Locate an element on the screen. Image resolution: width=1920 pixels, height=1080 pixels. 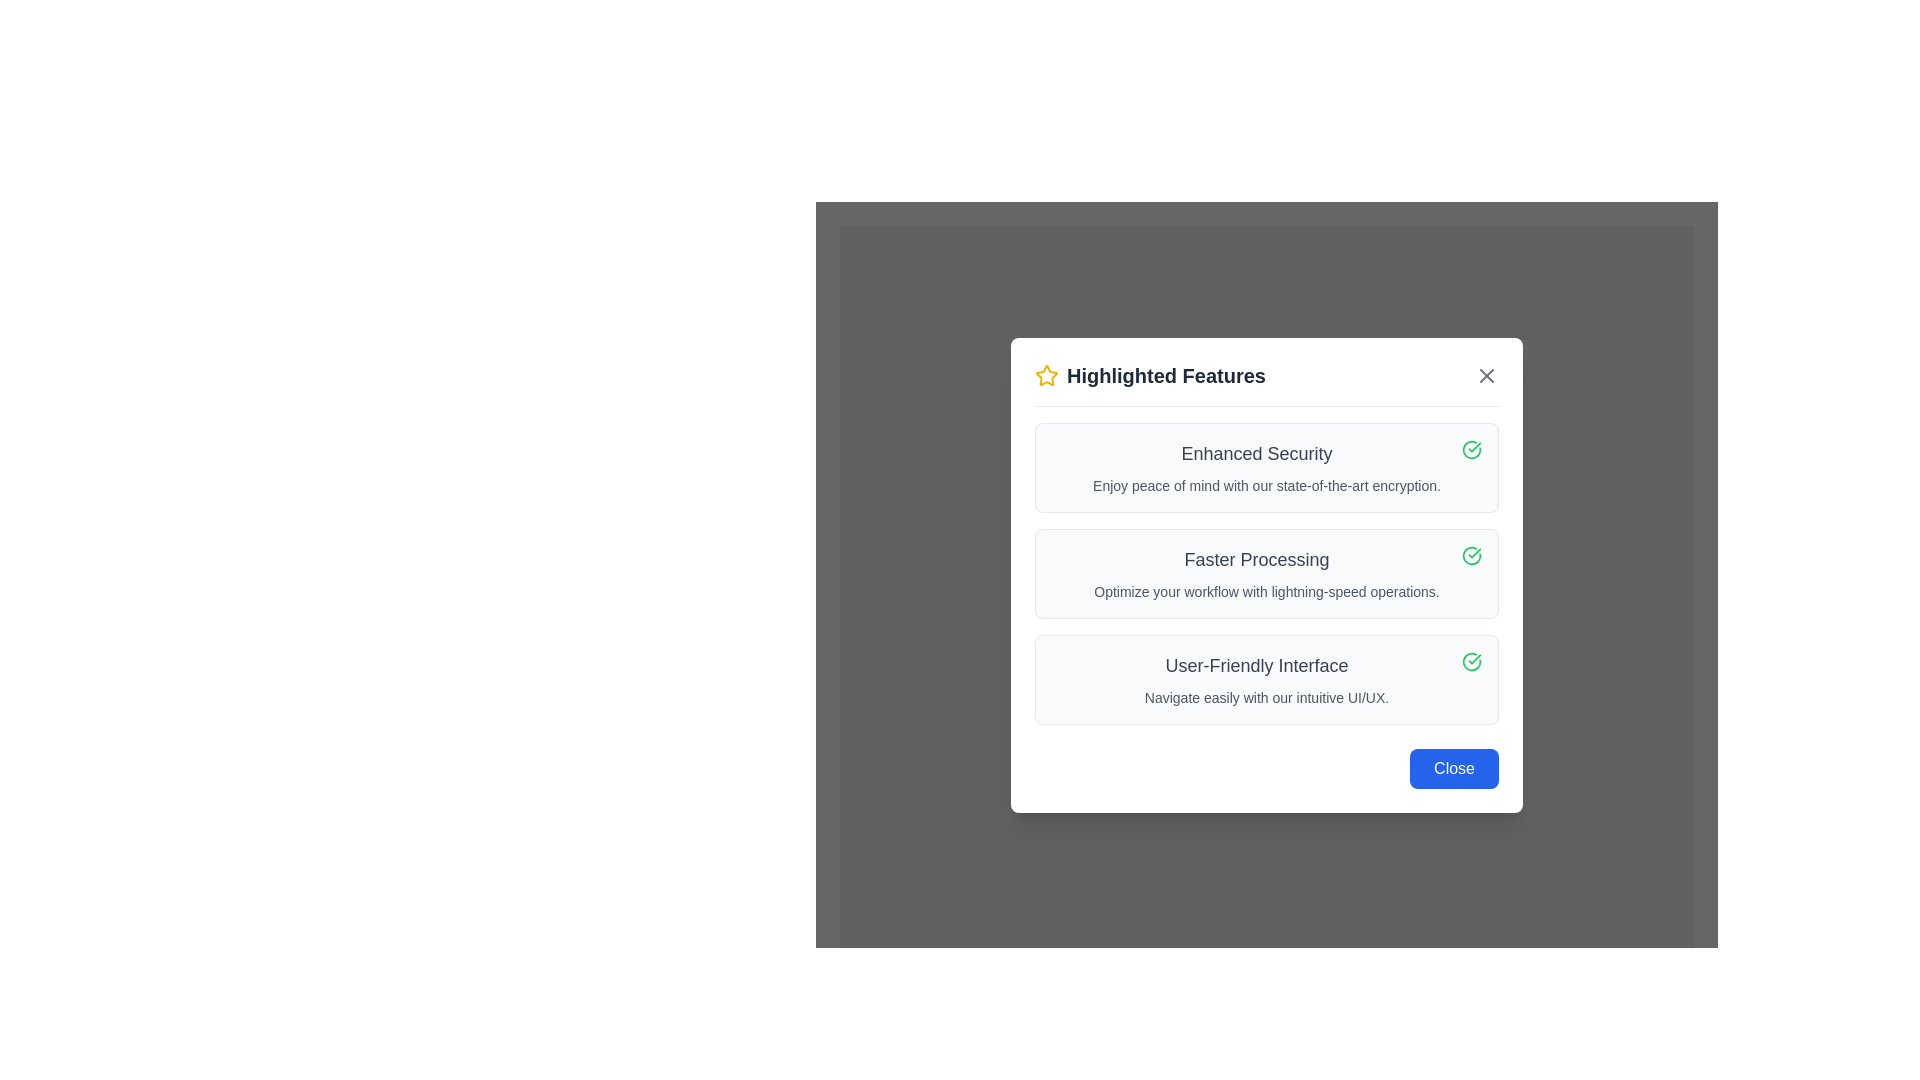
the 'Faster Processing' feature description card, which is the second card in a vertical stack on the modal window is located at coordinates (1266, 574).